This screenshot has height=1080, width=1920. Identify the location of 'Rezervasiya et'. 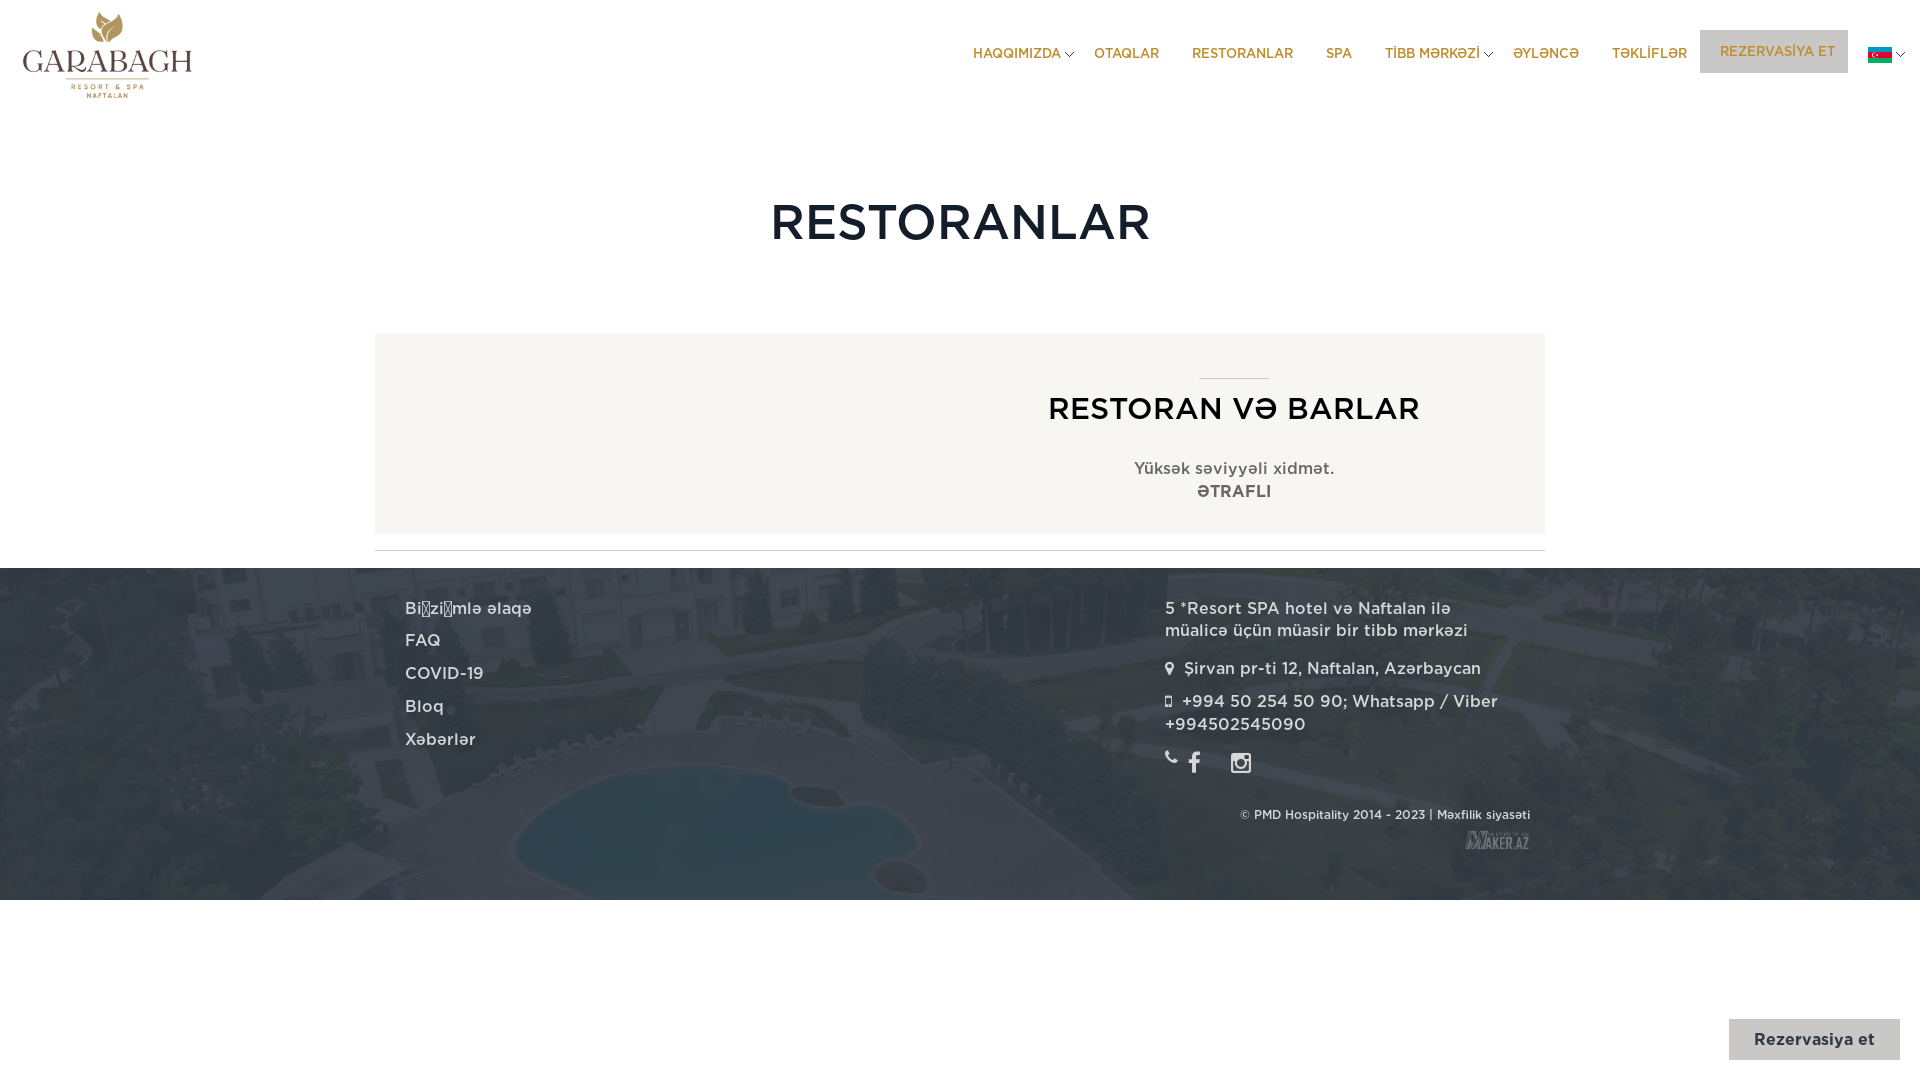
(1814, 1038).